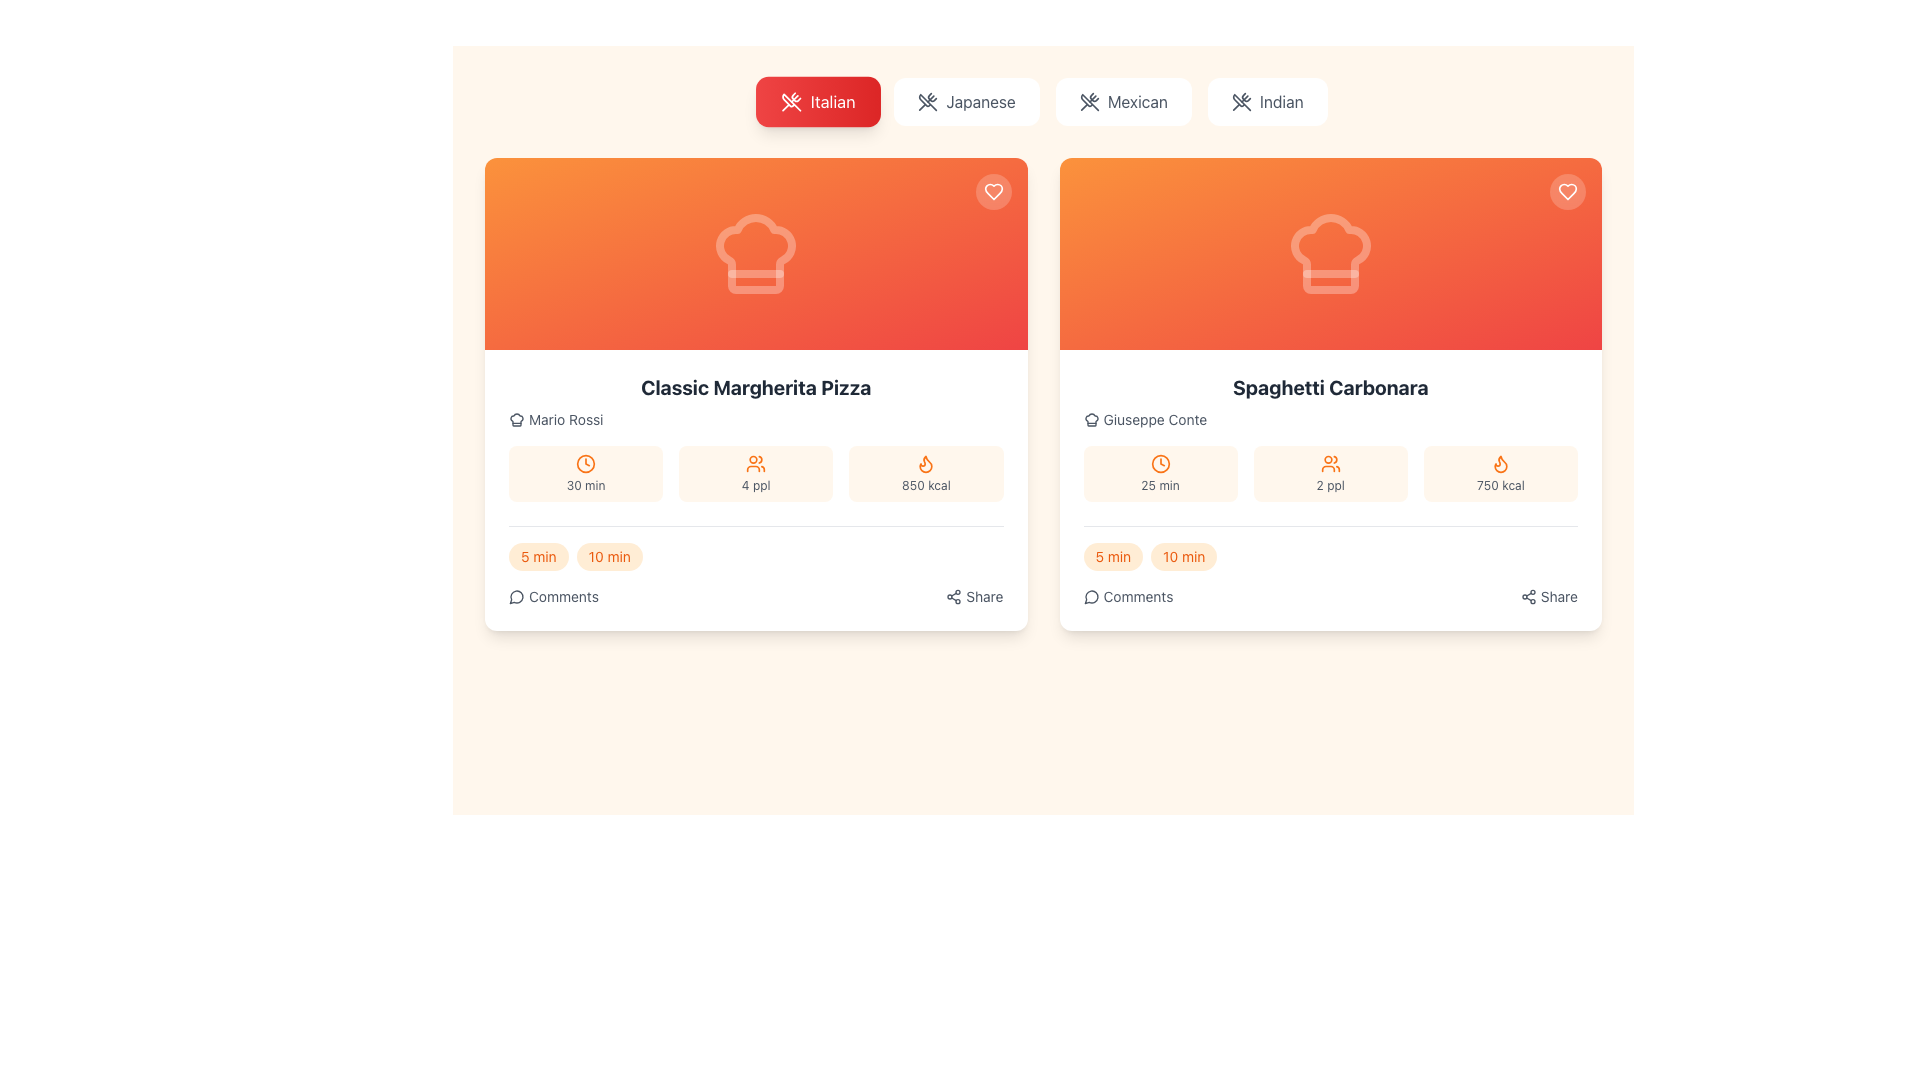 The image size is (1920, 1080). I want to click on the second button in a horizontal line of four buttons that filters or selects Japanese cuisine-related content, so click(967, 101).